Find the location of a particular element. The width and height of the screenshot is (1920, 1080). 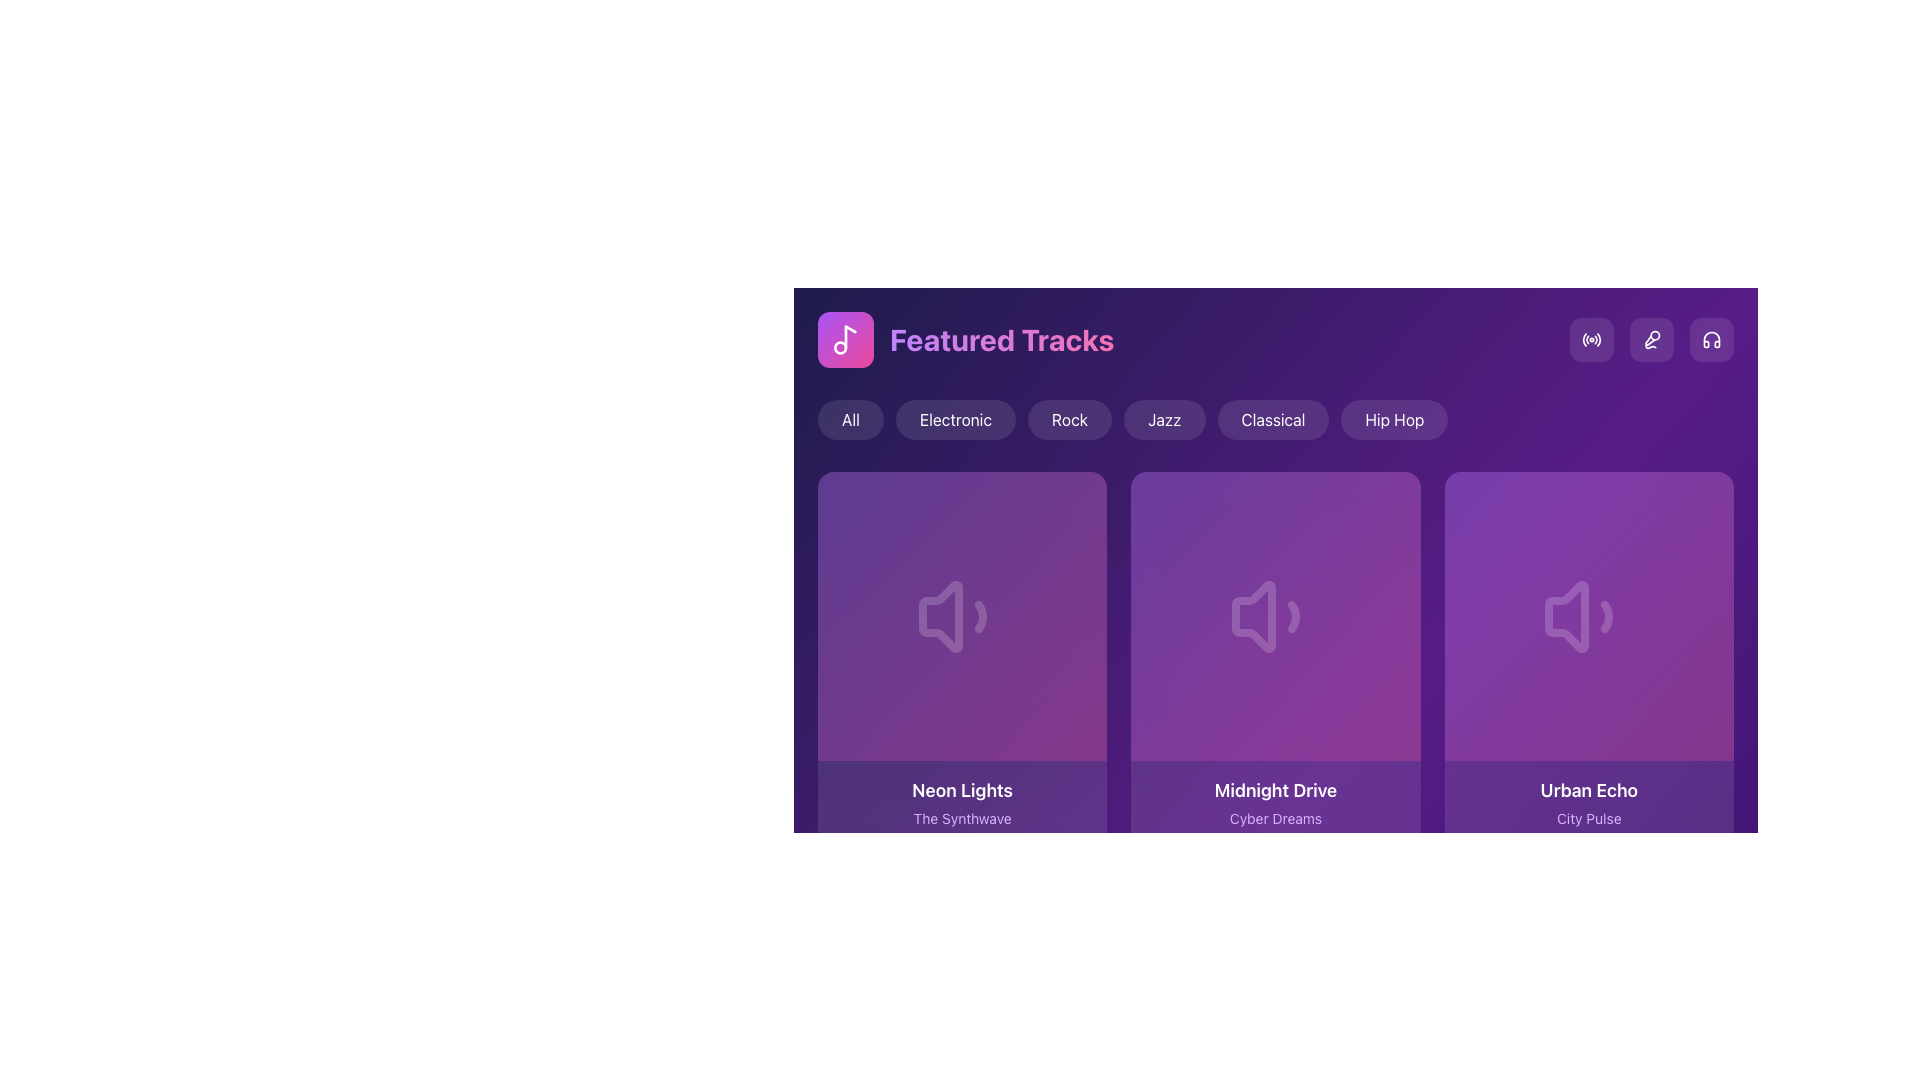

the curved line representing part of the speaker icon, which signifies sound waves, located to the right of the main speaker icon shape within the first card in the interface is located at coordinates (980, 615).